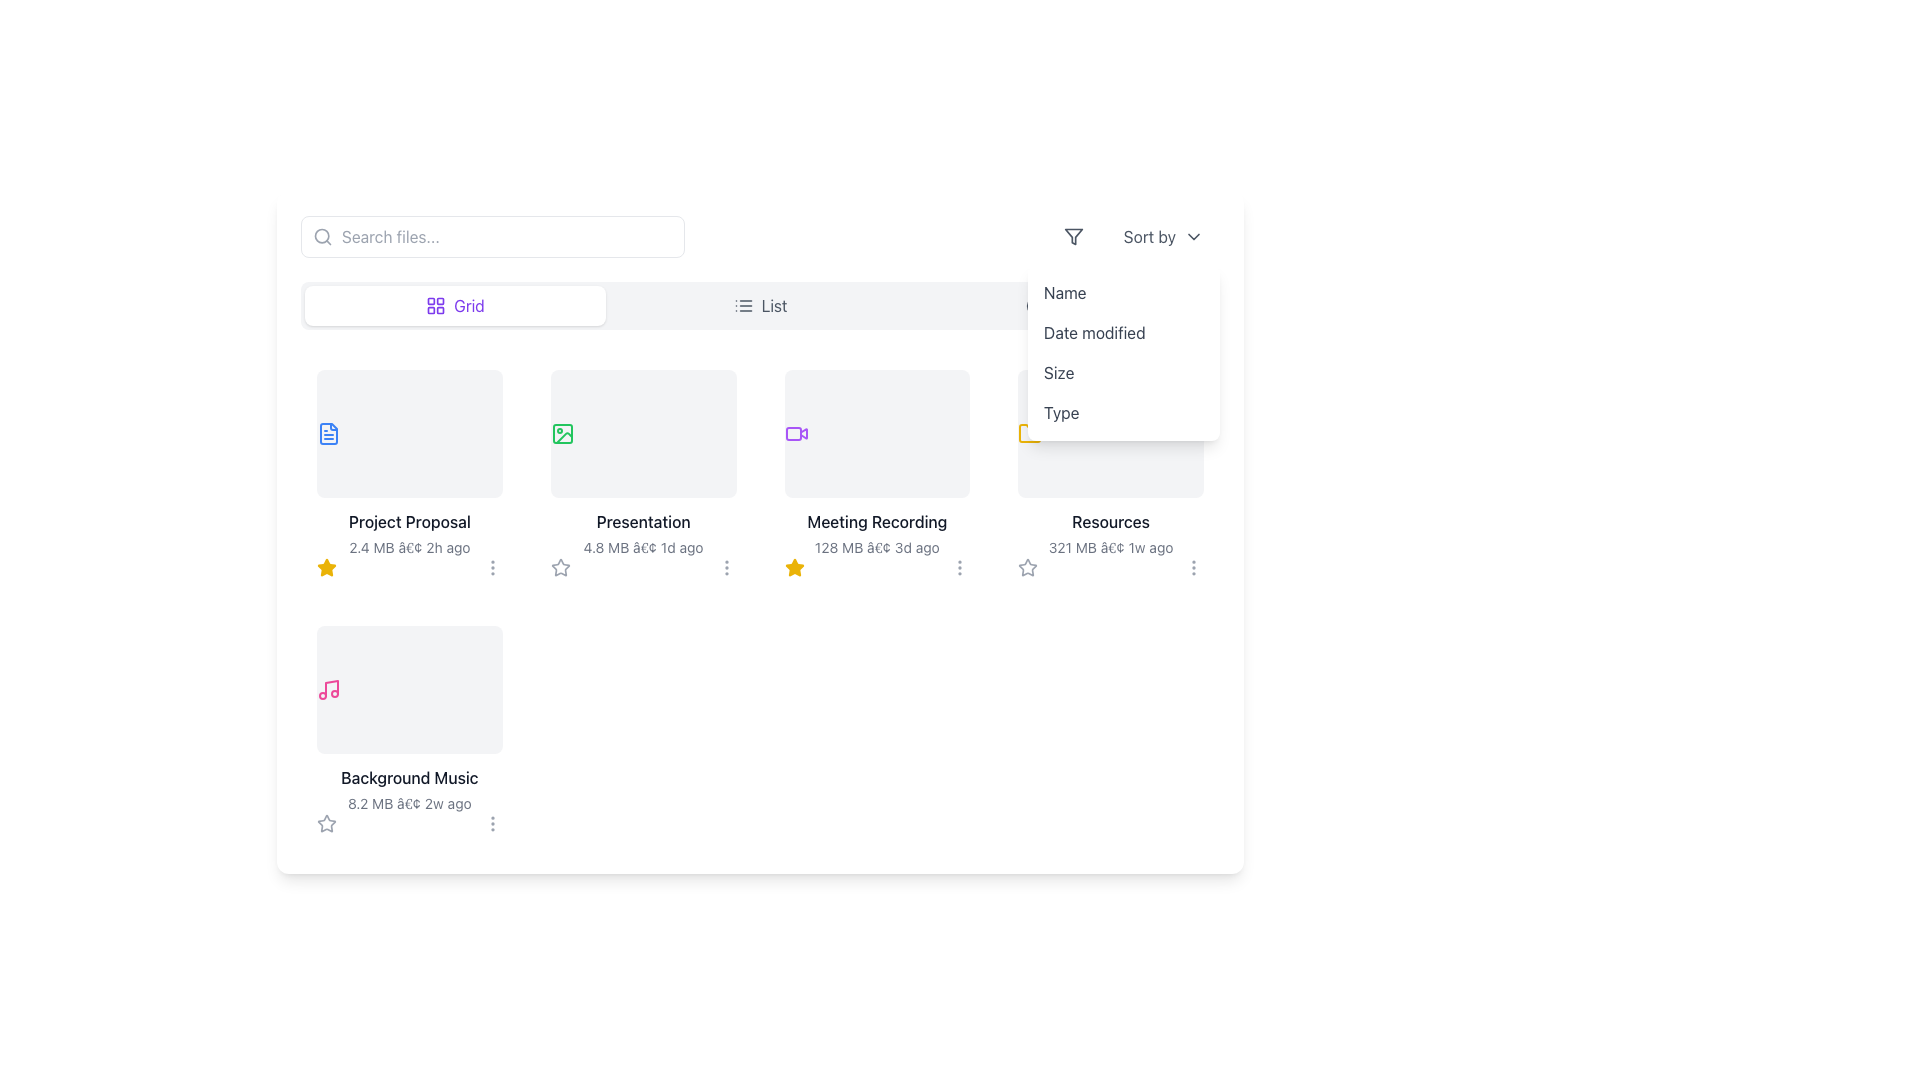 The image size is (1920, 1080). I want to click on the Text label for switching to the List view layout, located in the top horizontal bar, right of the 'Grid' option and left of the 'Sort by' dropdown menu, so click(773, 305).